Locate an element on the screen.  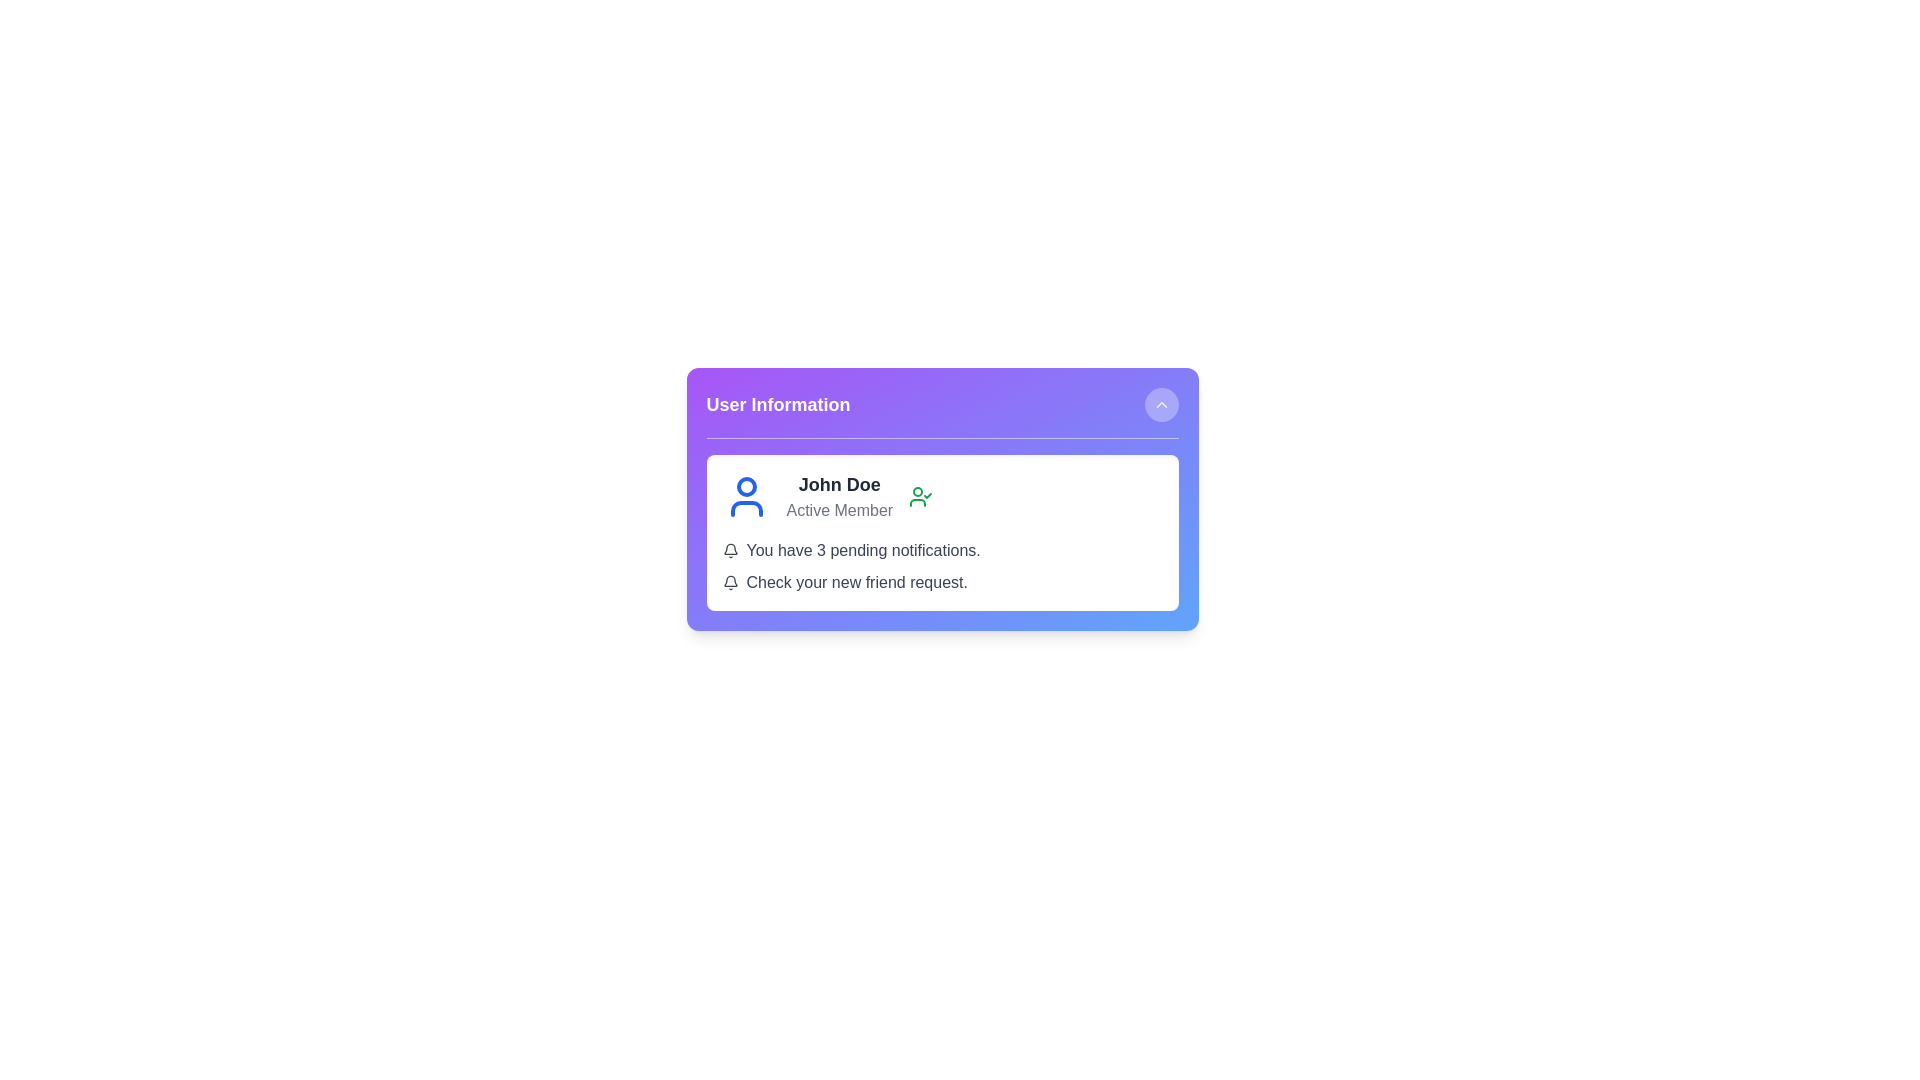
the 'Active Member' text label, which is styled in a smaller gray font and positioned below the name 'John Doe' within the user profile card is located at coordinates (839, 509).